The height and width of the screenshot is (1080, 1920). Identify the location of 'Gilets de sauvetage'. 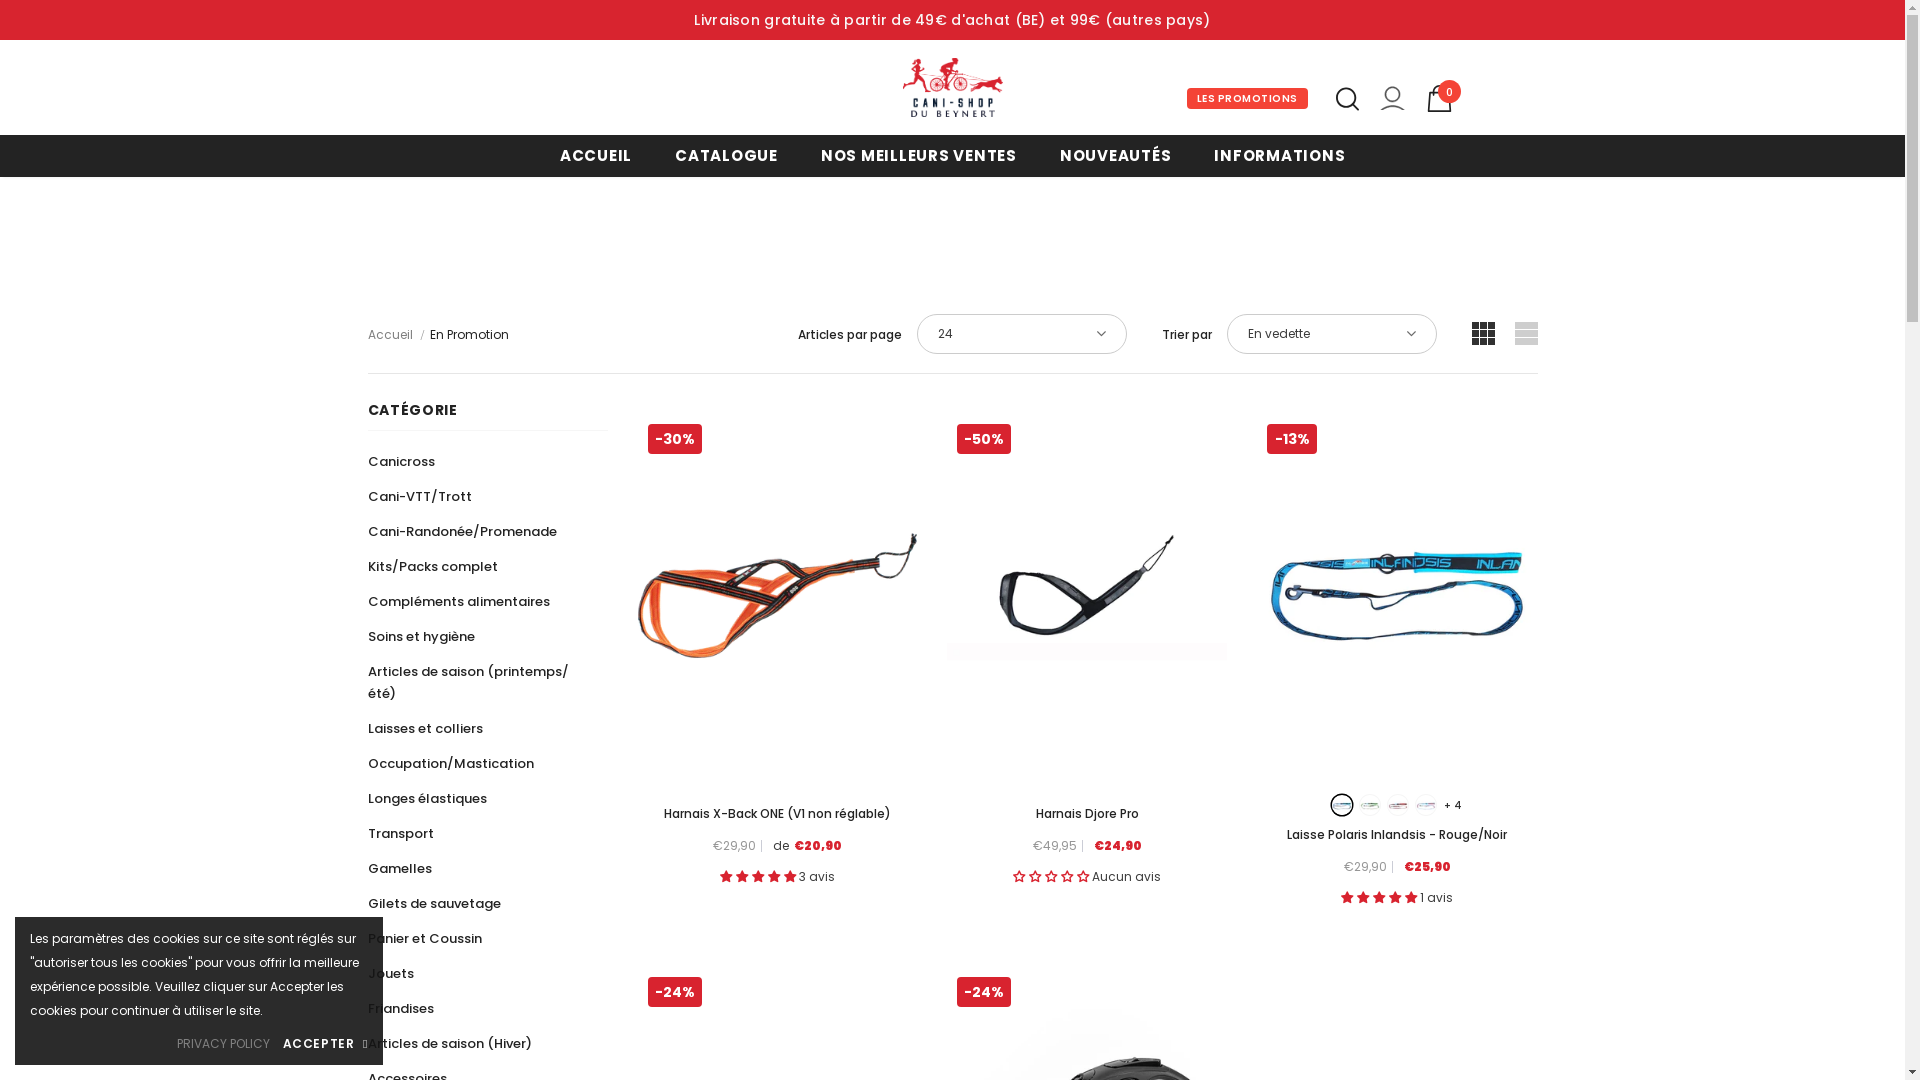
(368, 903).